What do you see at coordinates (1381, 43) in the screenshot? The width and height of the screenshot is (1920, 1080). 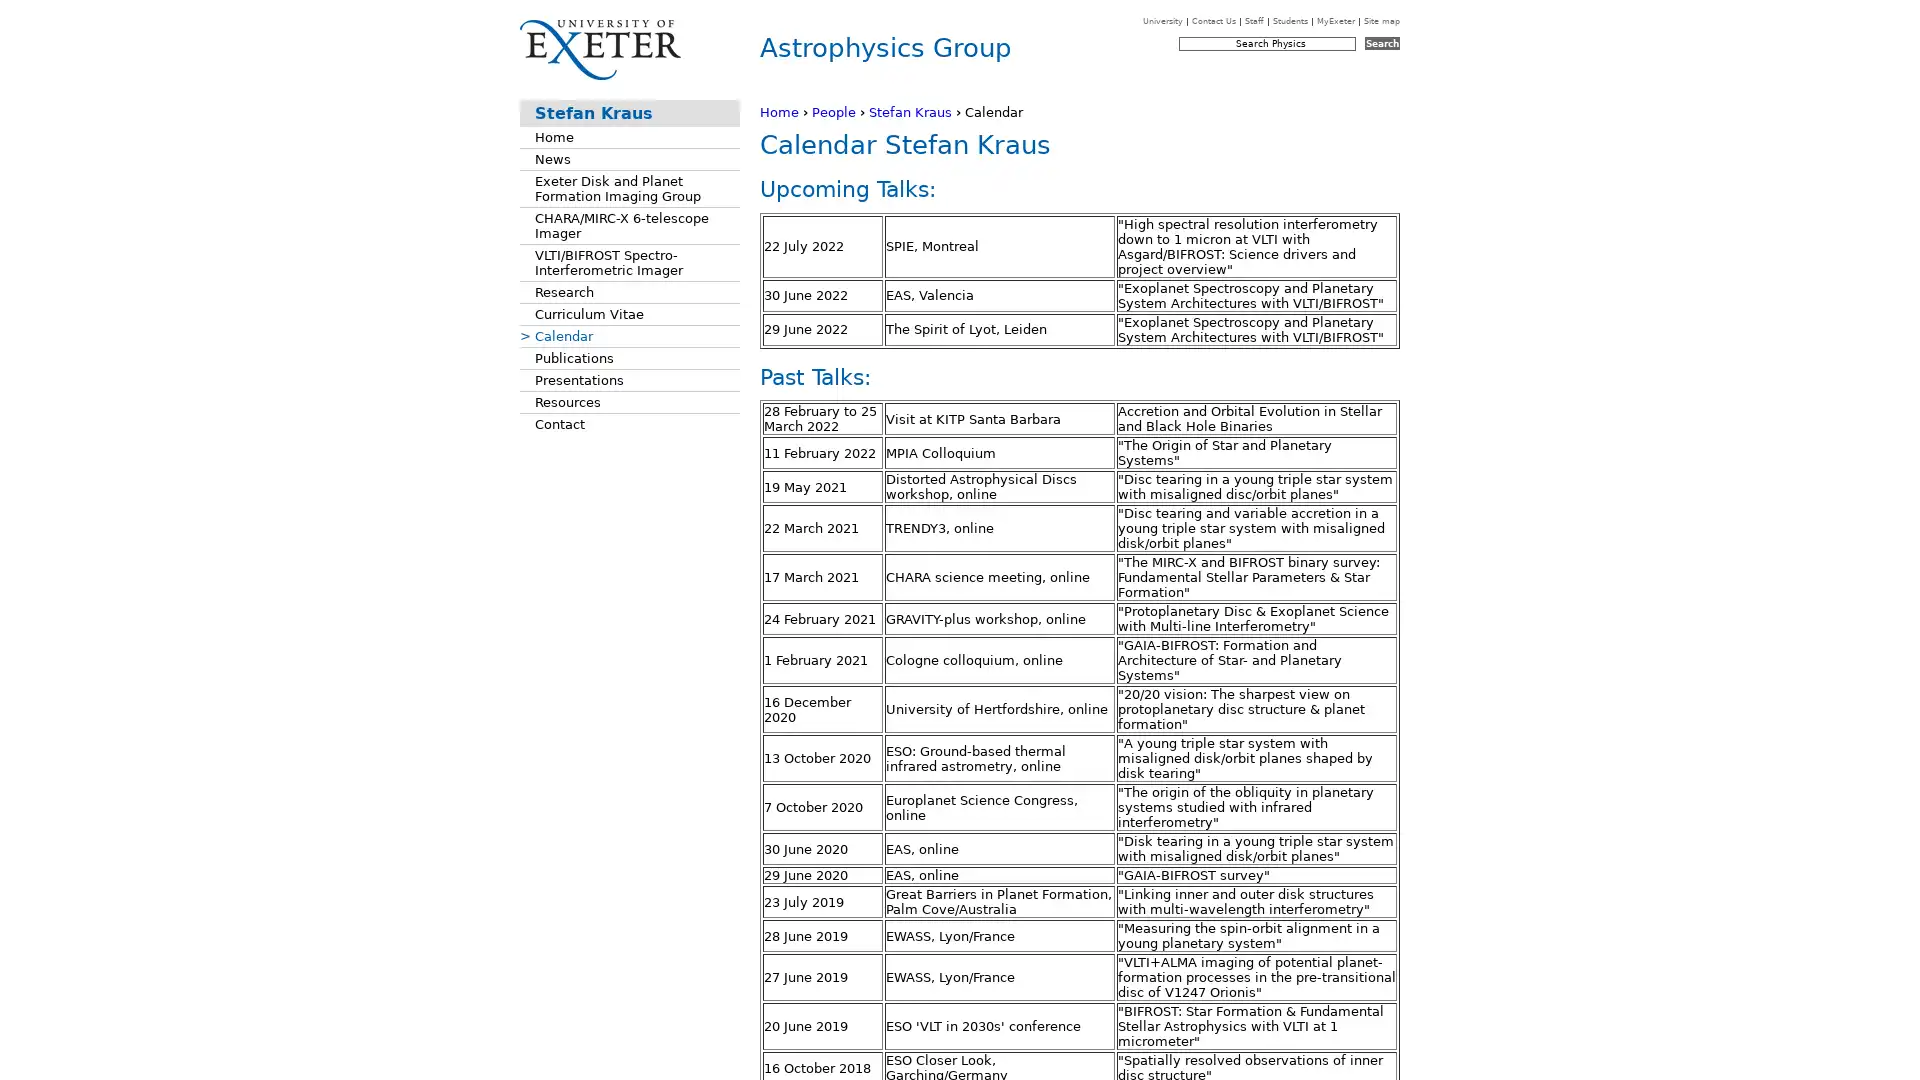 I see `Search` at bounding box center [1381, 43].